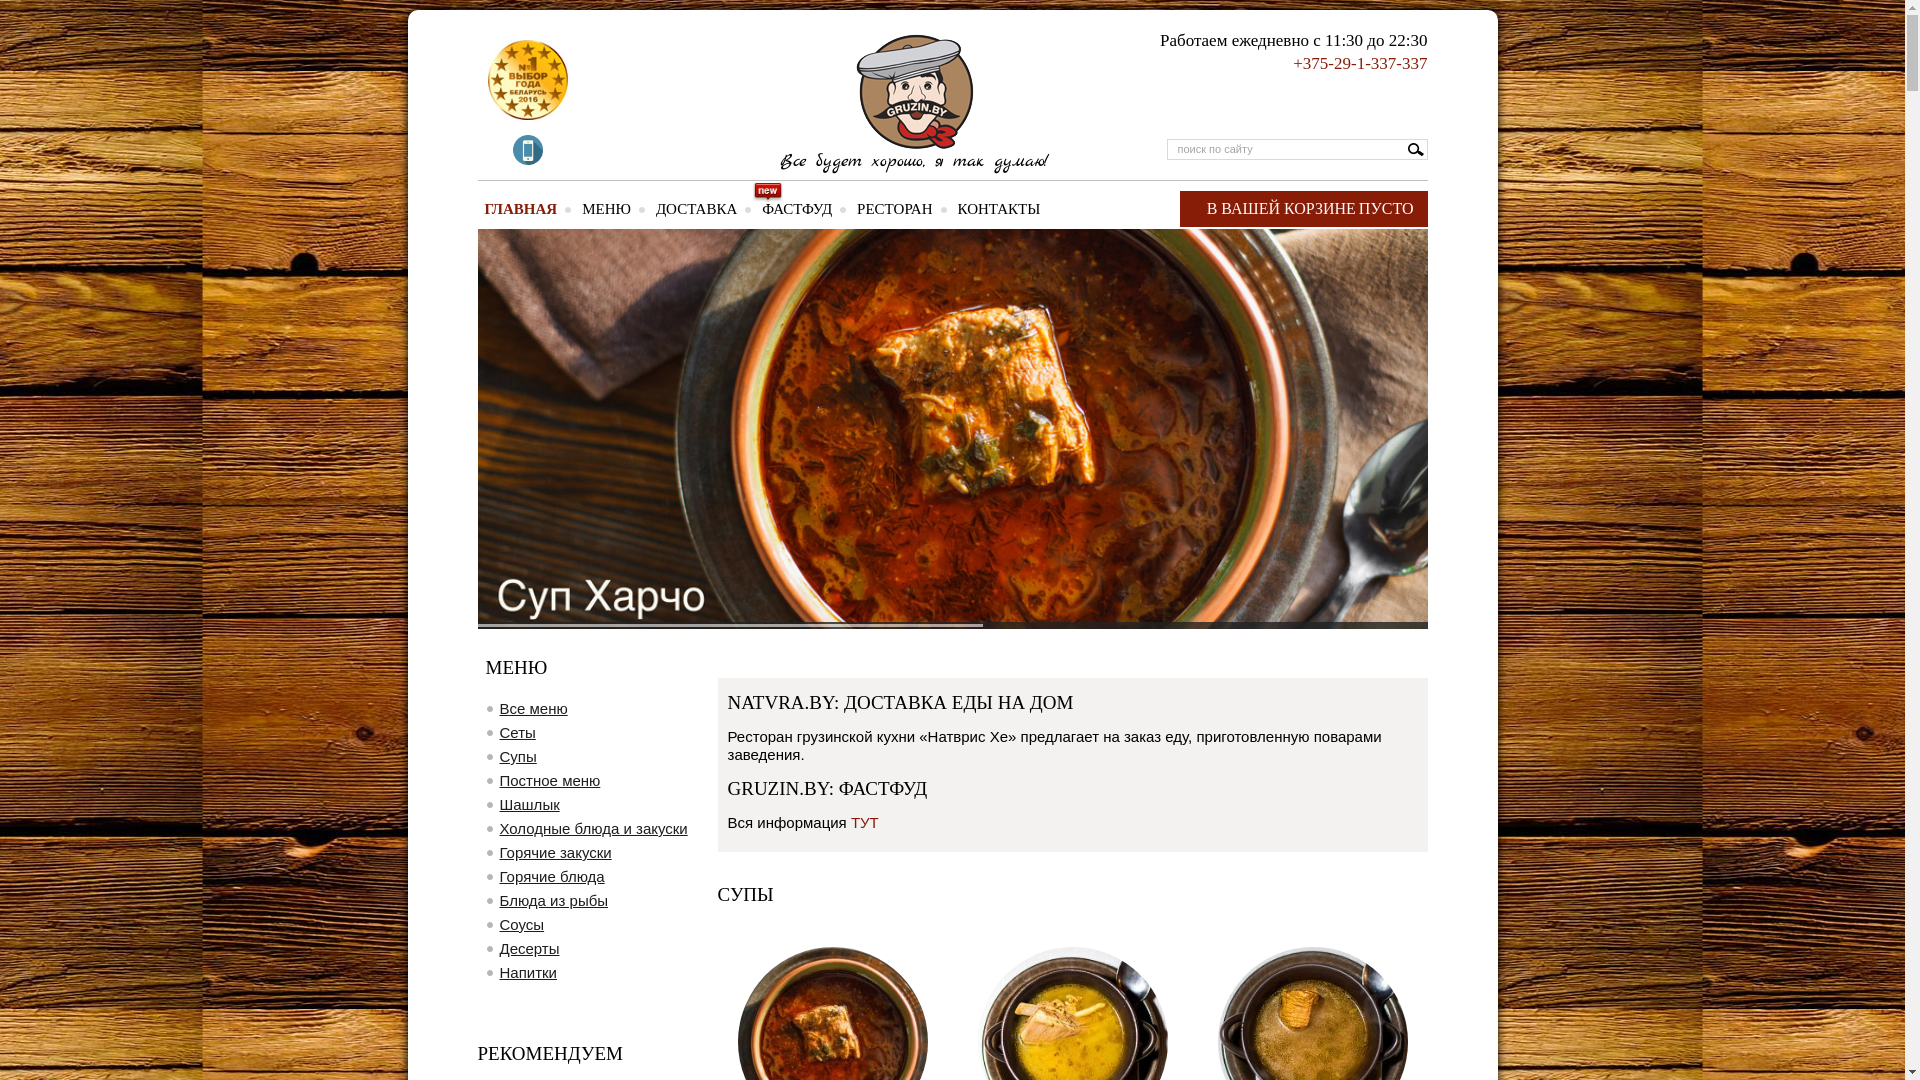 Image resolution: width=1920 pixels, height=1080 pixels. I want to click on '+375-29-1-337-337', so click(1359, 62).